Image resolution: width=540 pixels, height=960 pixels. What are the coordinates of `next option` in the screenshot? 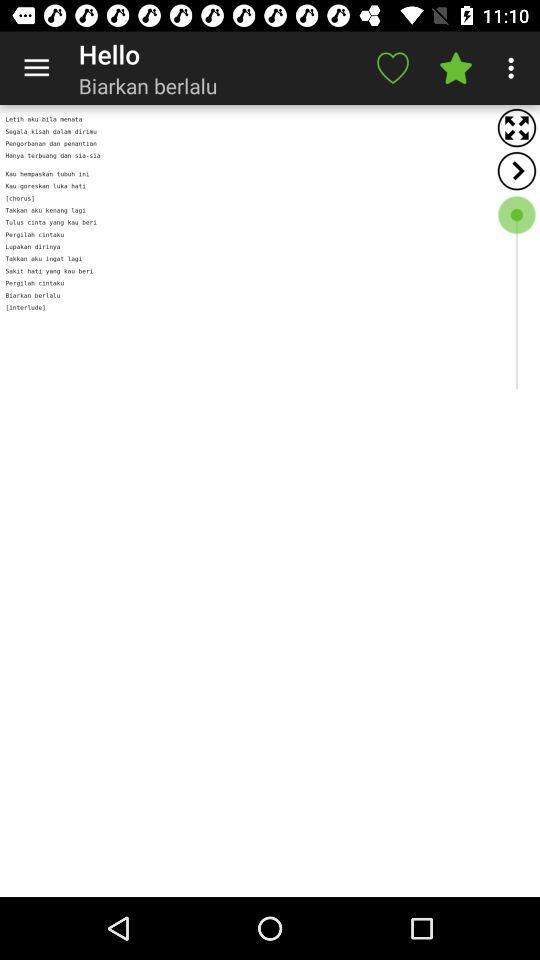 It's located at (516, 170).